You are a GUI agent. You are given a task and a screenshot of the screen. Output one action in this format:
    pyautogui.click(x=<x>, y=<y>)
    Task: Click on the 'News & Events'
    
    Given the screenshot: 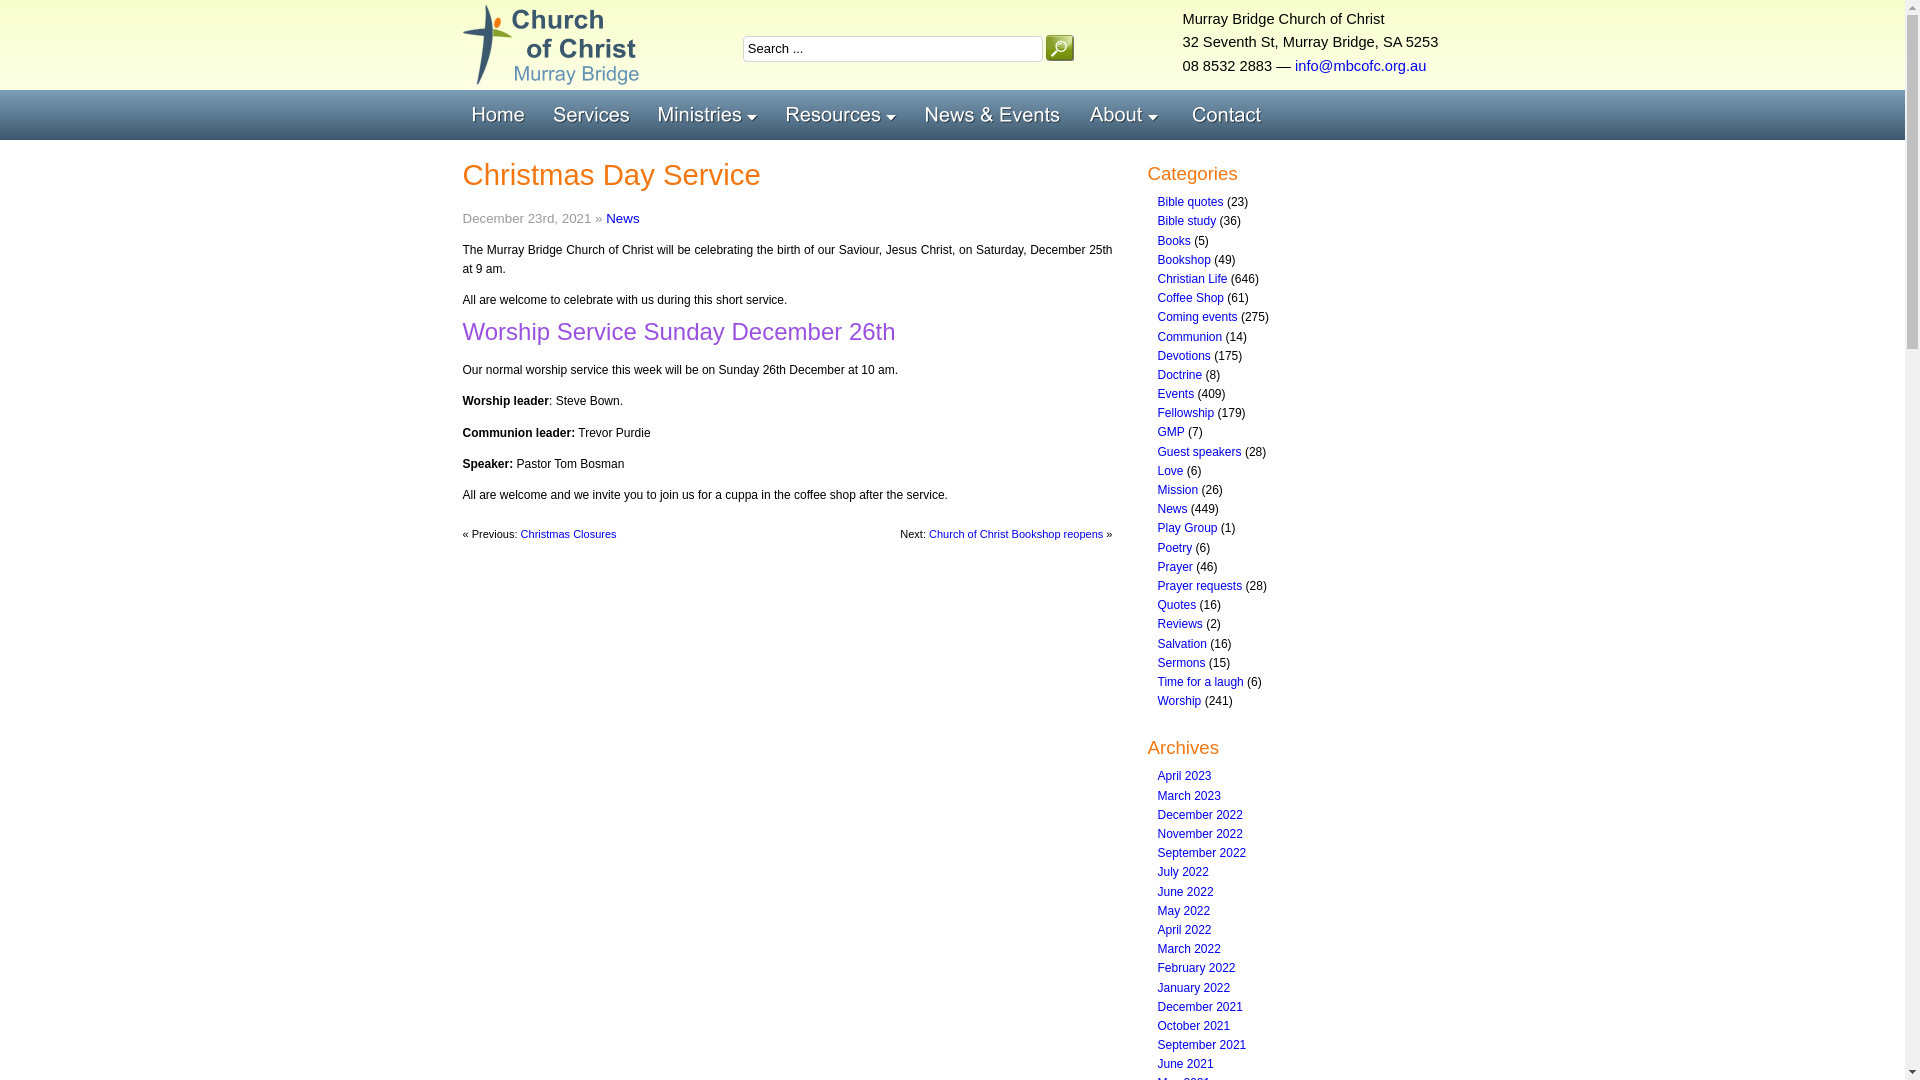 What is the action you would take?
    pyautogui.click(x=998, y=115)
    